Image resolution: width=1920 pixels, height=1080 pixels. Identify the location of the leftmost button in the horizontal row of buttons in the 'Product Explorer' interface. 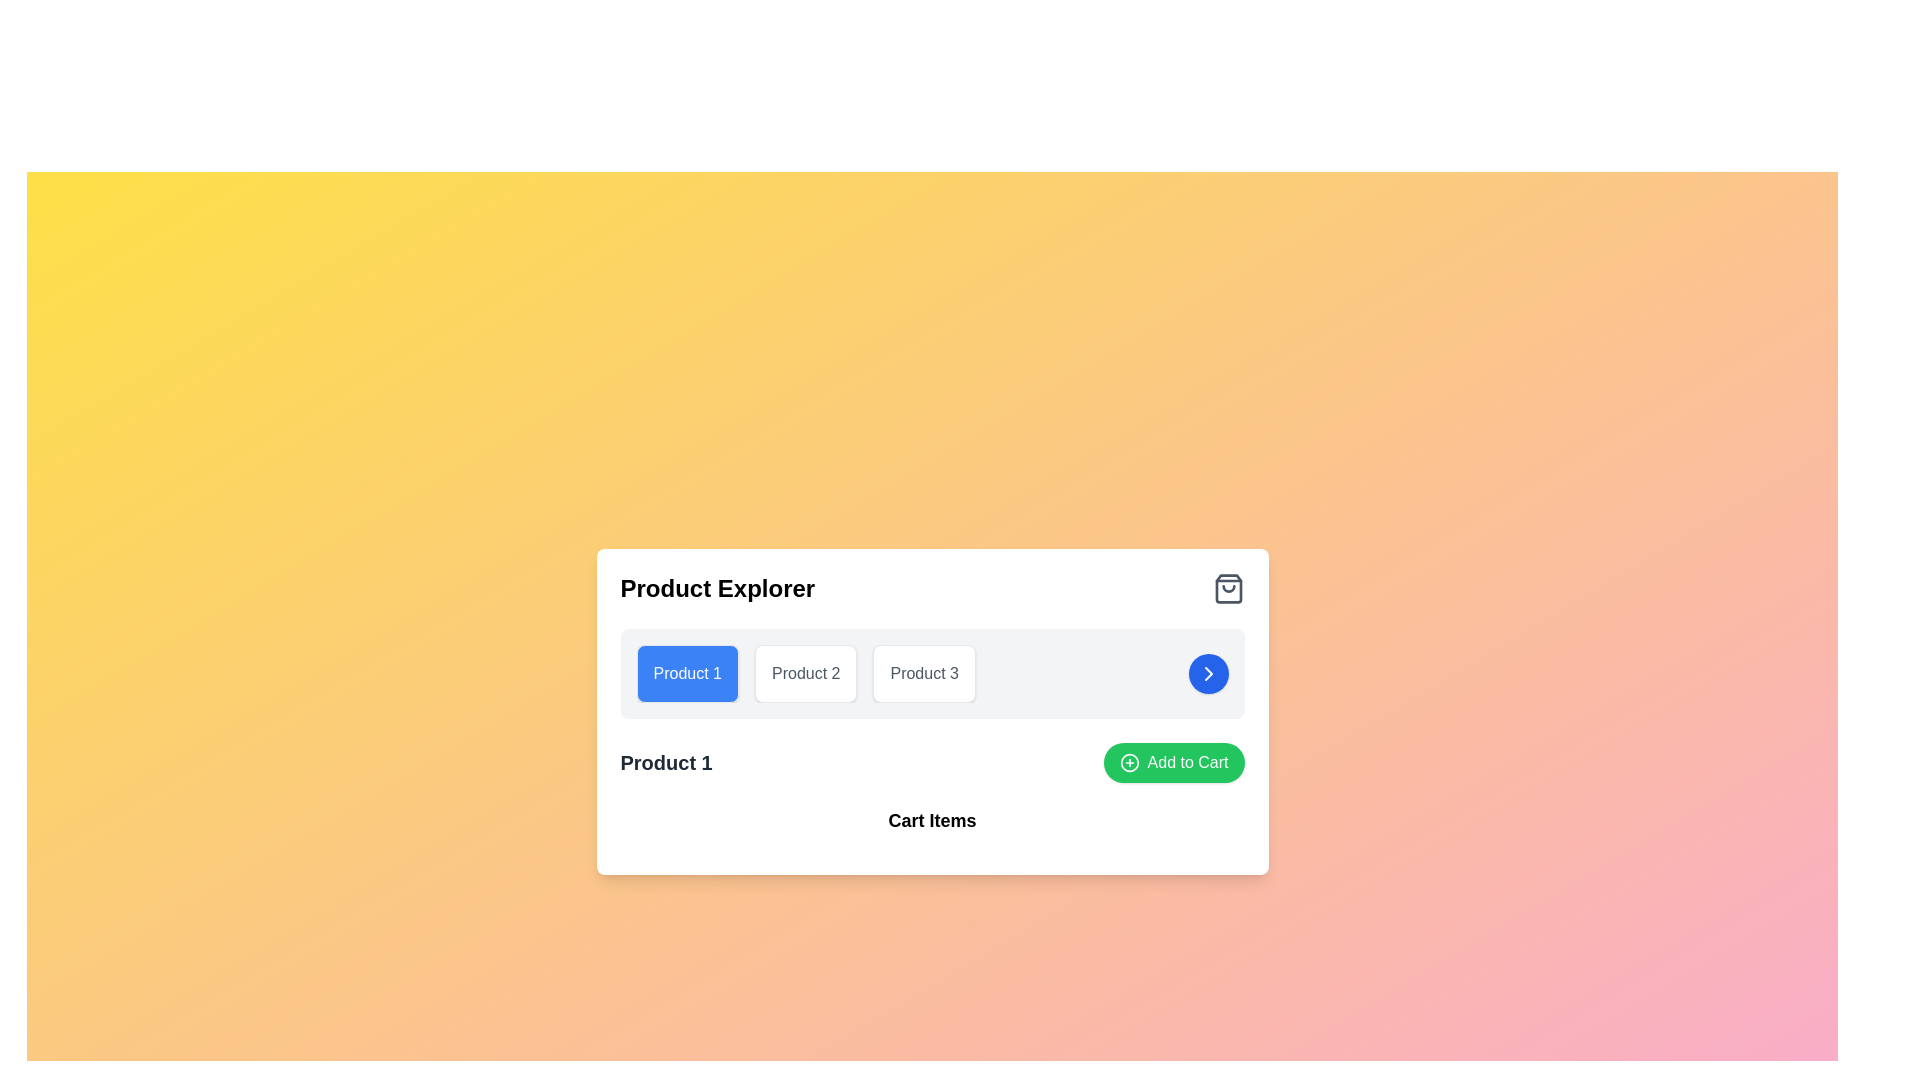
(687, 674).